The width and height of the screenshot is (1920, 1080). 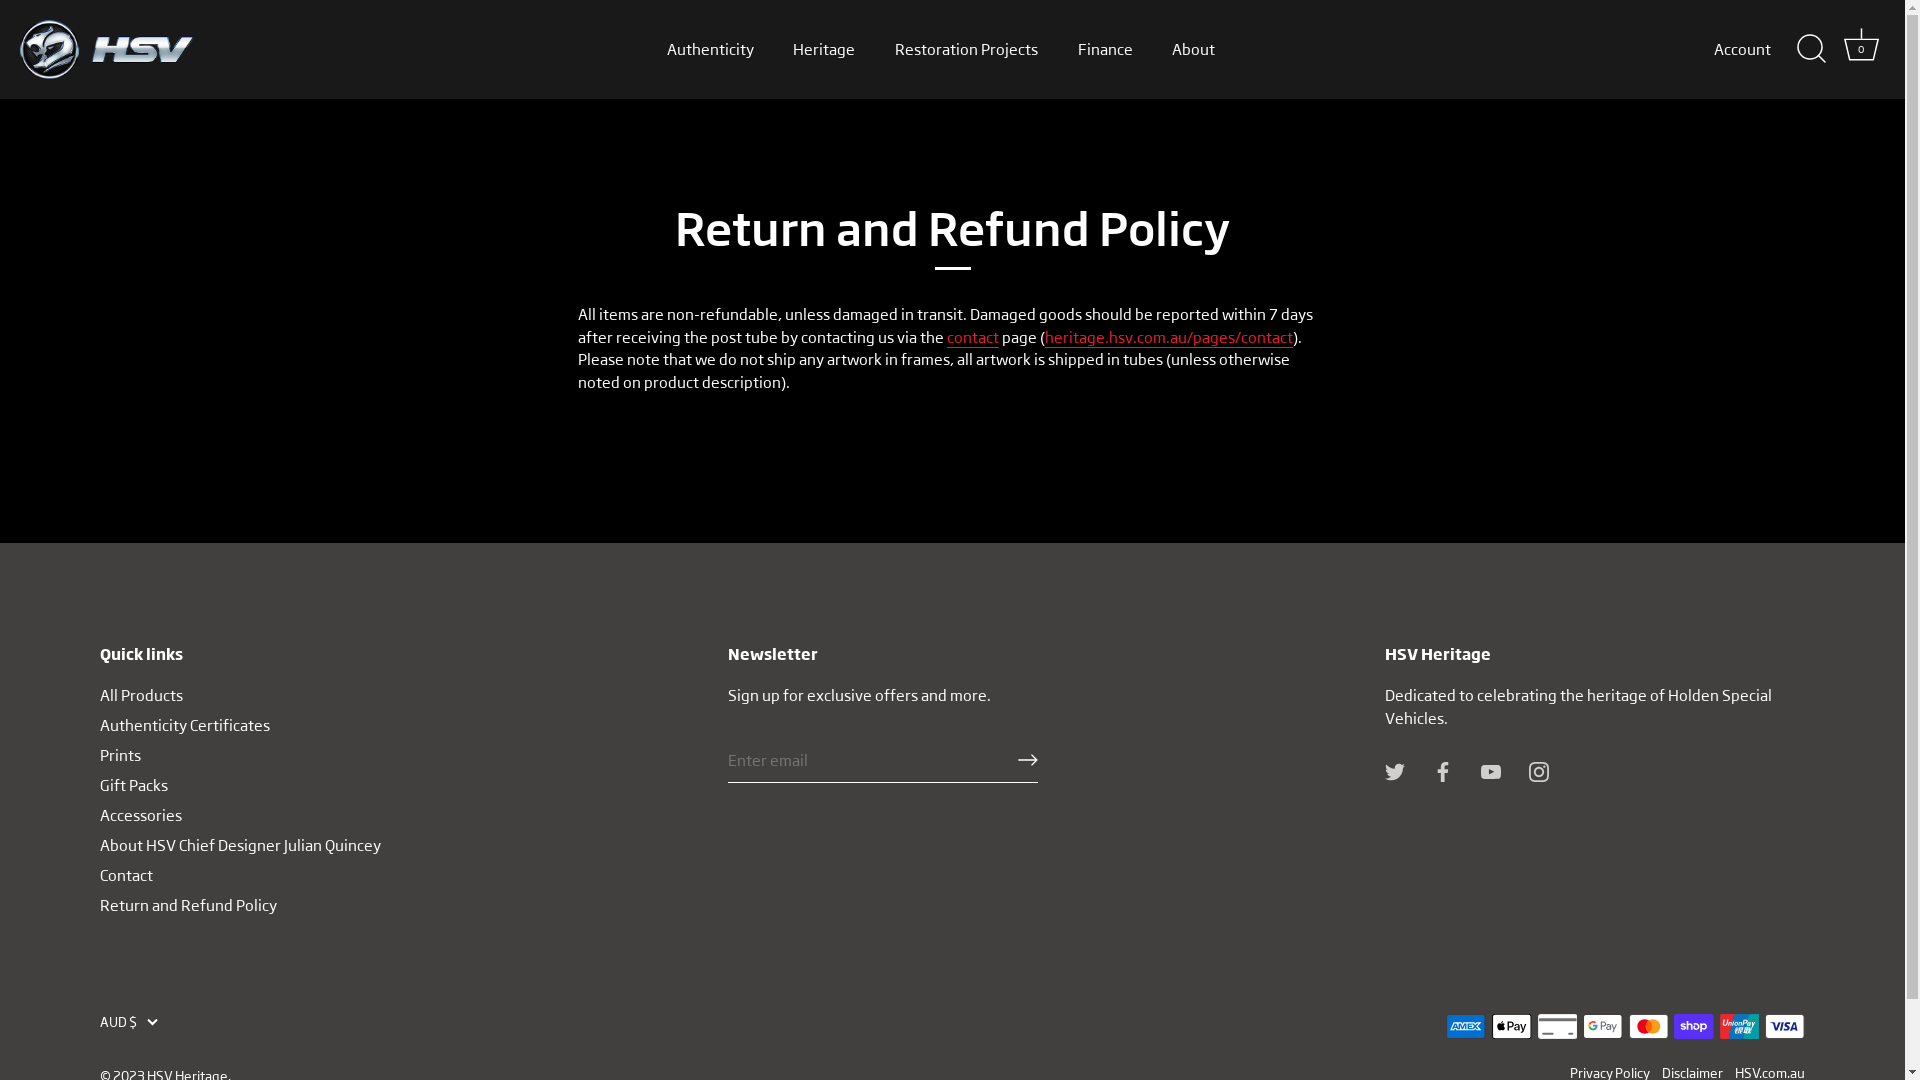 What do you see at coordinates (1103, 48) in the screenshot?
I see `'Finance'` at bounding box center [1103, 48].